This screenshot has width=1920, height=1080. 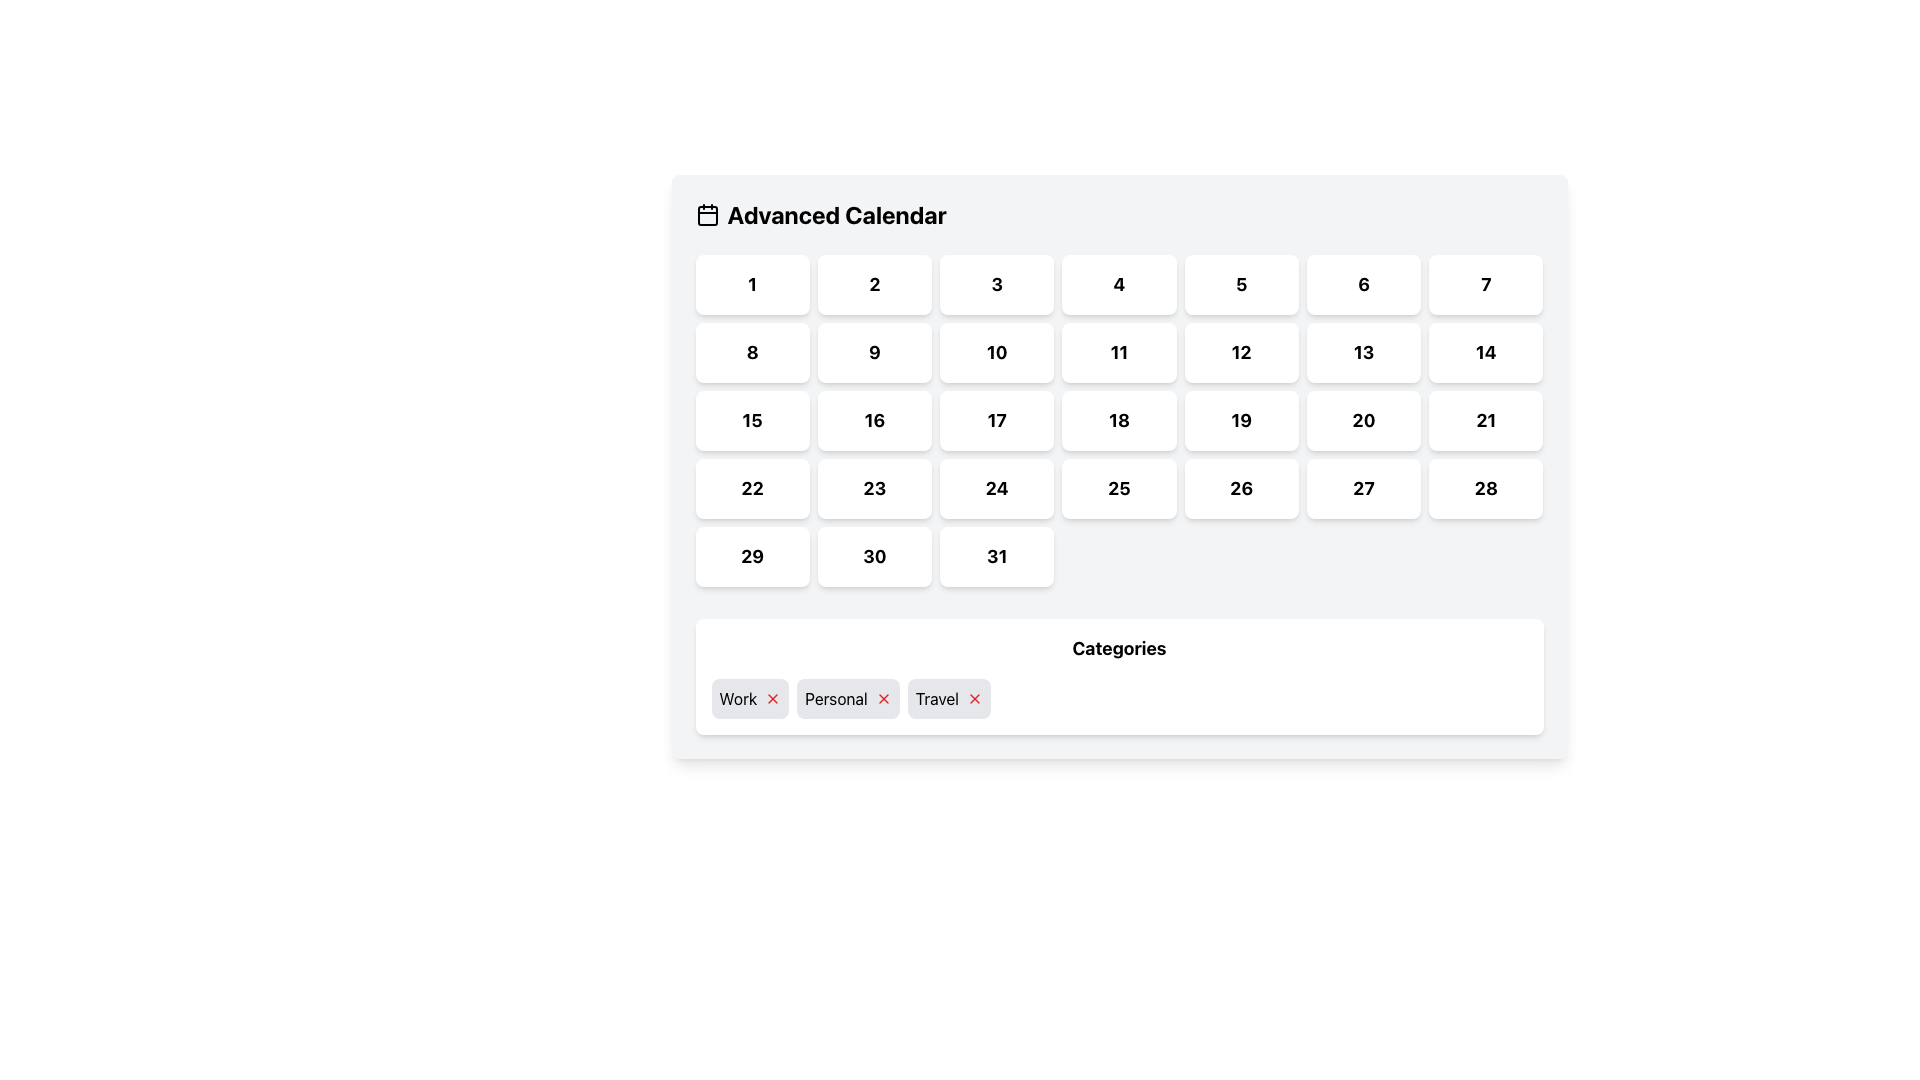 What do you see at coordinates (997, 556) in the screenshot?
I see `the bold textual number '31' displayed in the bottom row of a calendar grid layout, which is the last position in the row` at bounding box center [997, 556].